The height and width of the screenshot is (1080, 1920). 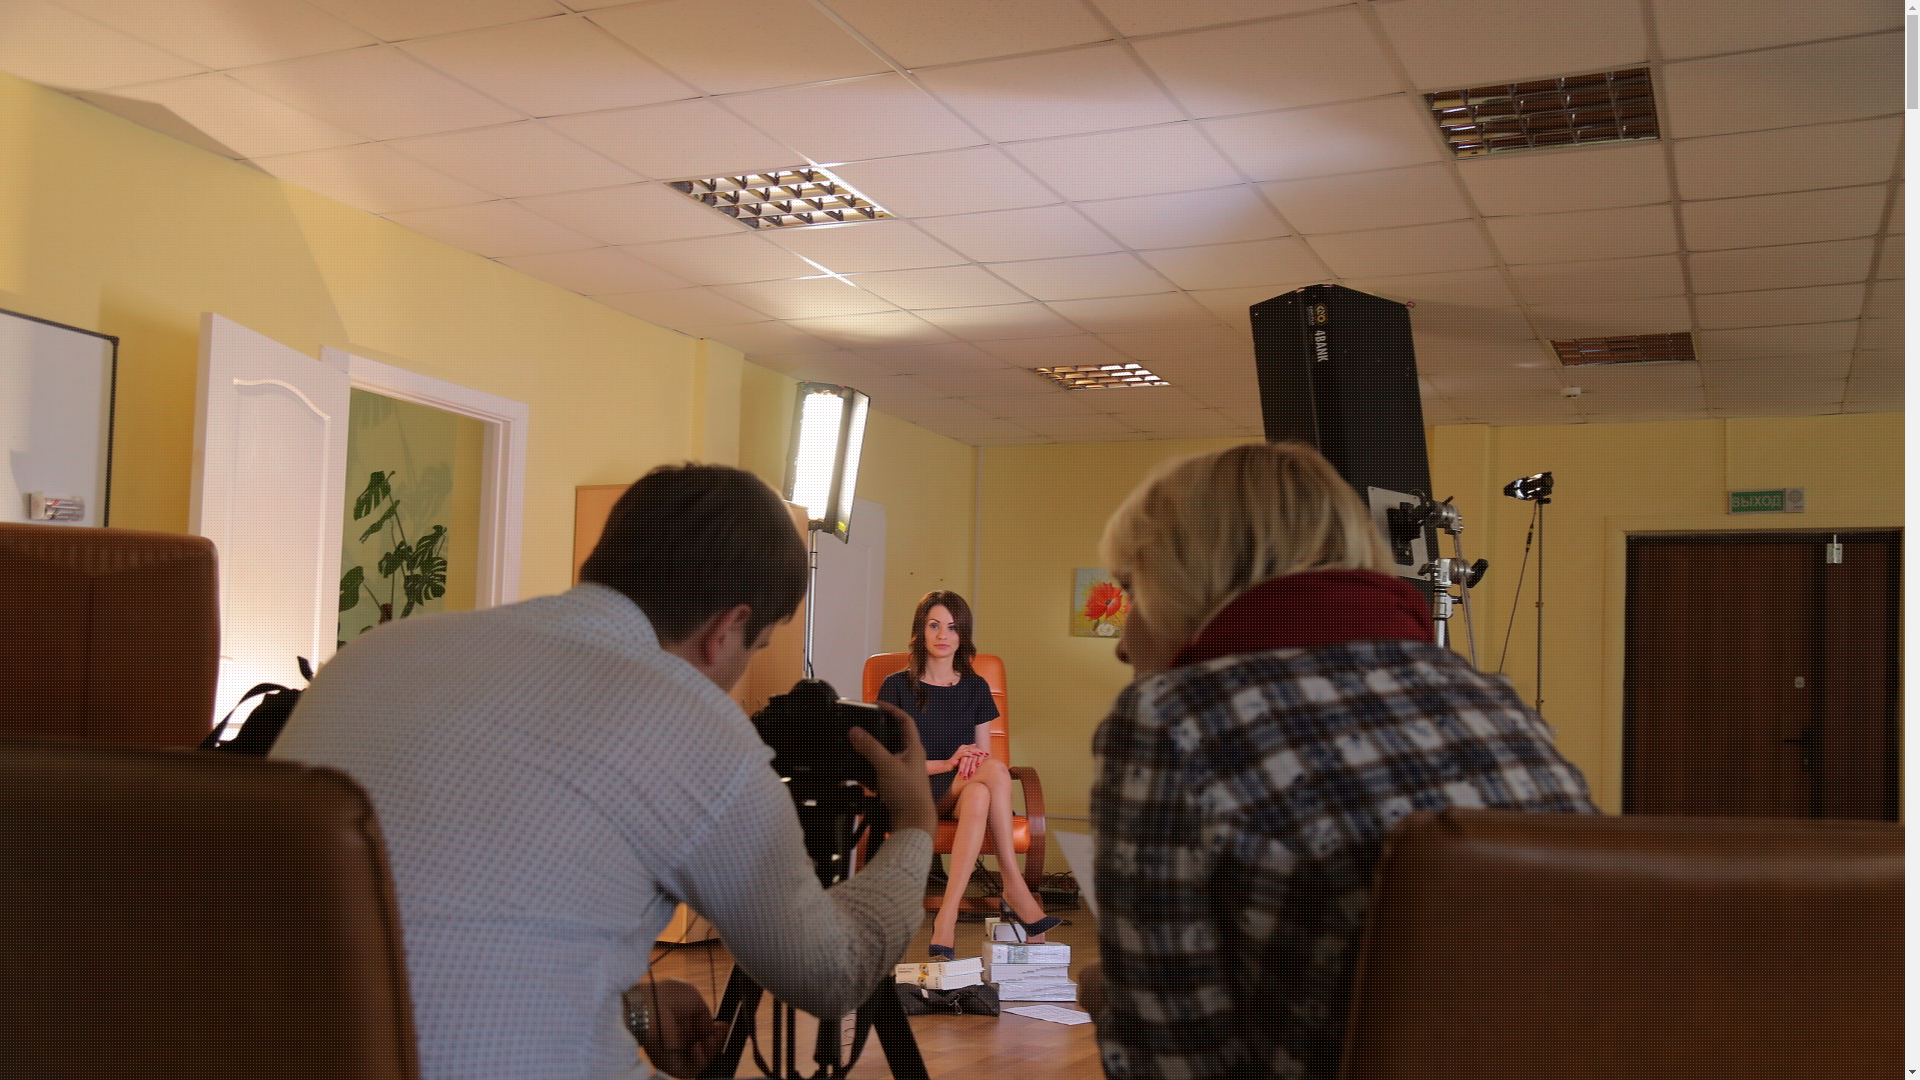 What do you see at coordinates (0, 0) in the screenshot?
I see `'Skip to content'` at bounding box center [0, 0].